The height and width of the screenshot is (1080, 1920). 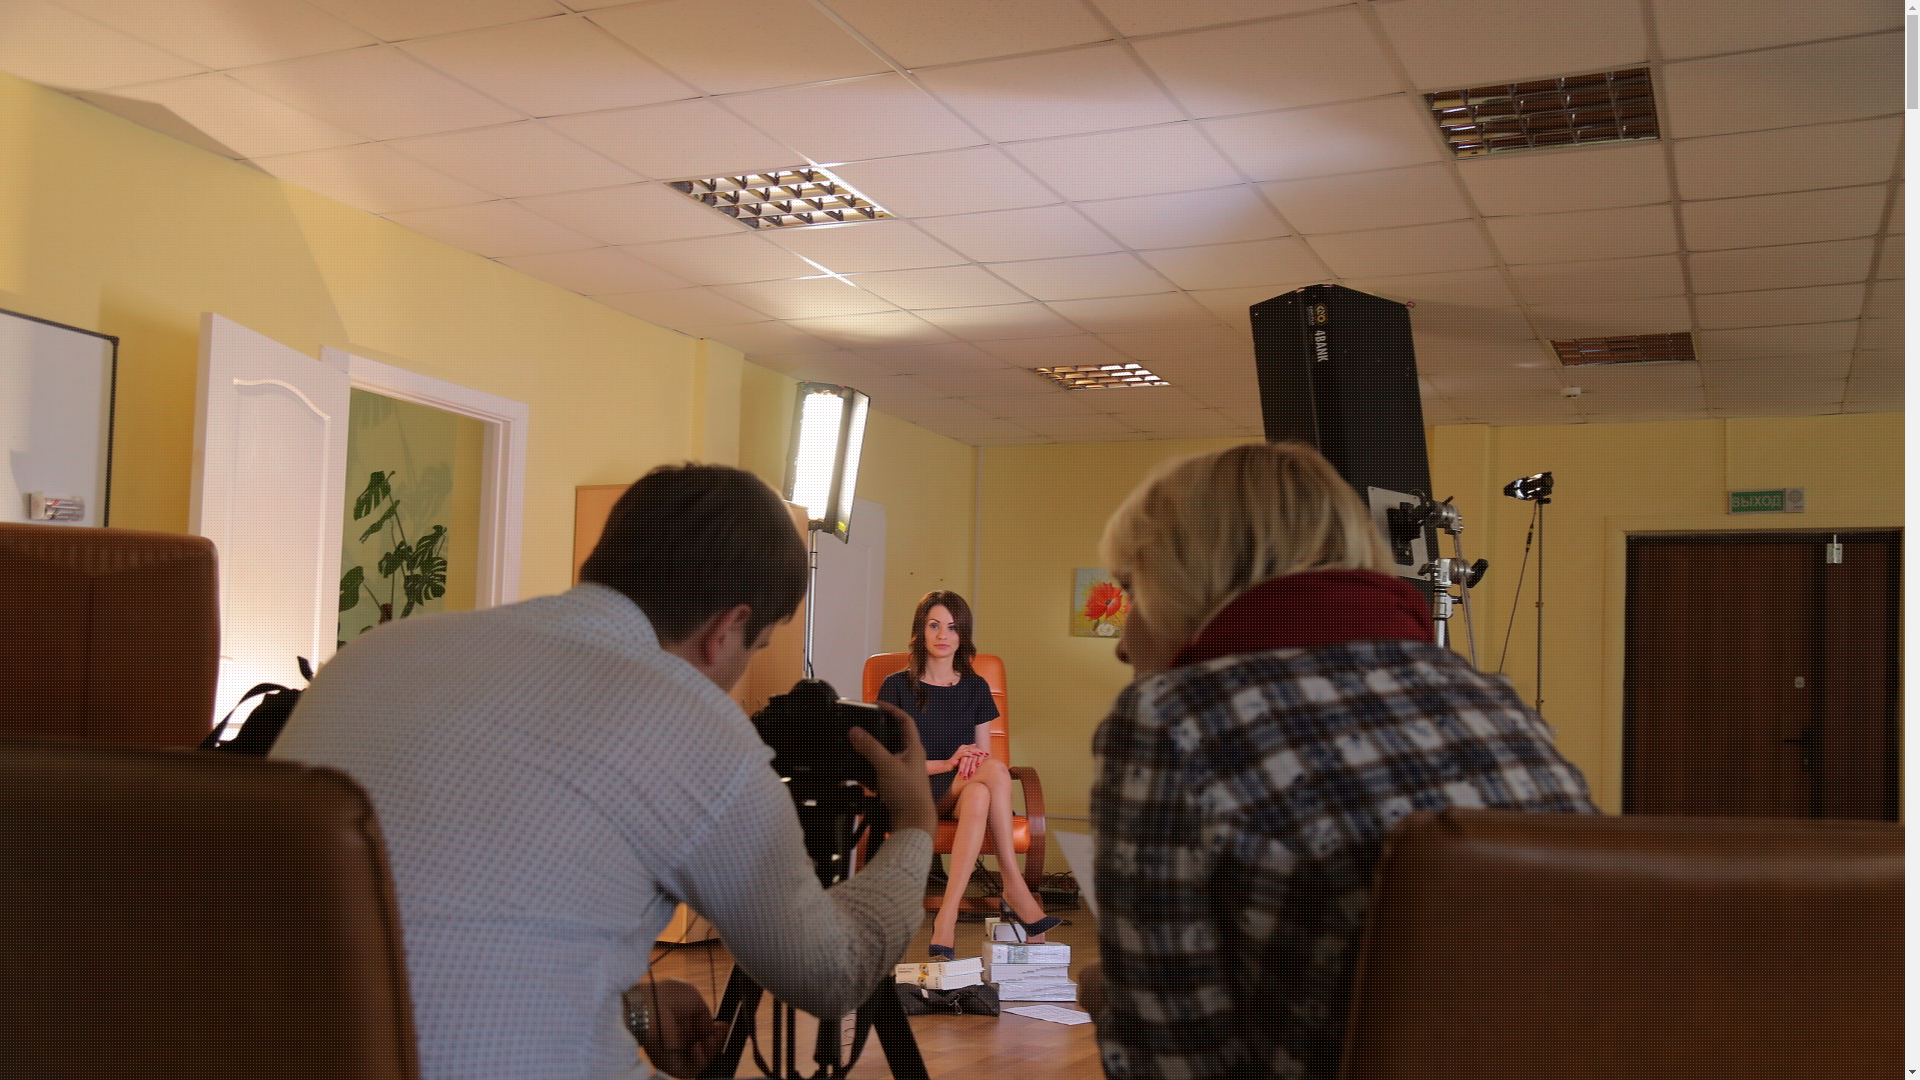 What do you see at coordinates (0, 0) in the screenshot?
I see `'Skip to content'` at bounding box center [0, 0].